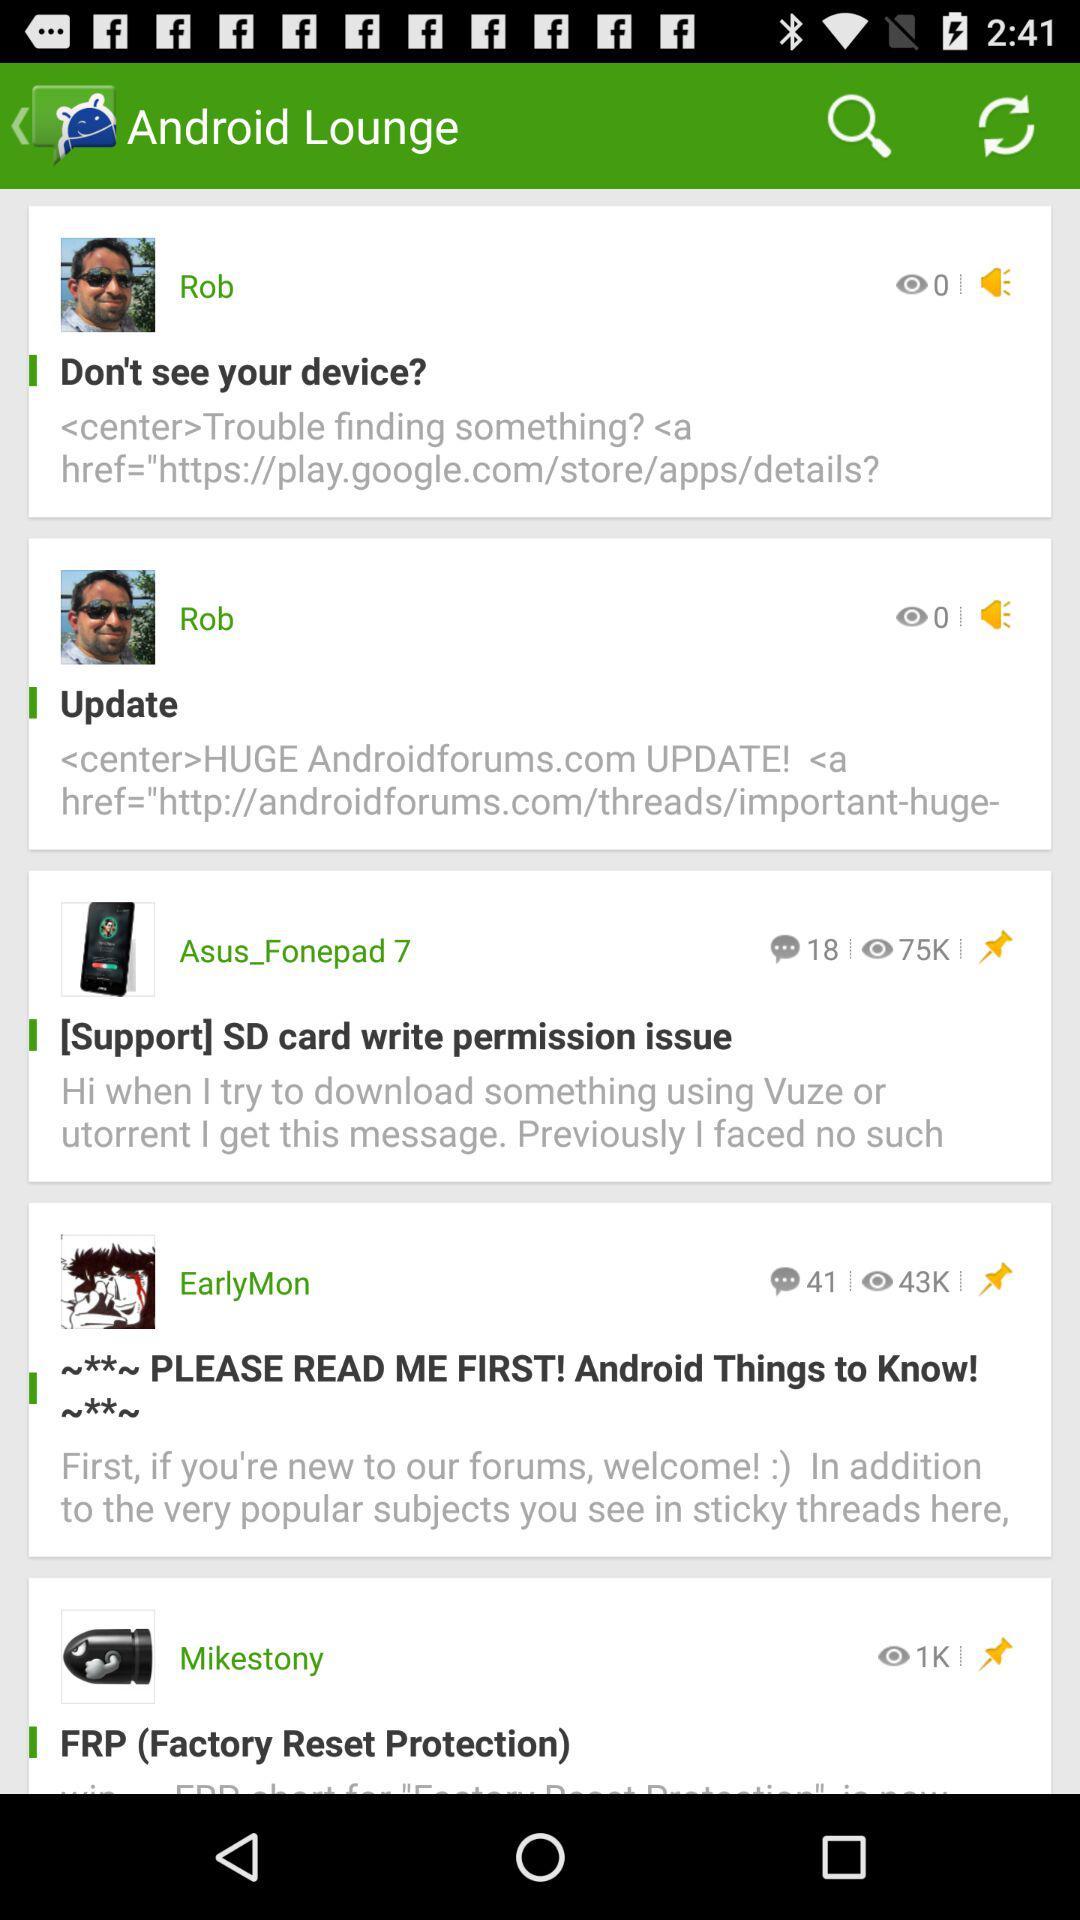 This screenshot has height=1920, width=1080. What do you see at coordinates (523, 1035) in the screenshot?
I see `item above the hi when i` at bounding box center [523, 1035].